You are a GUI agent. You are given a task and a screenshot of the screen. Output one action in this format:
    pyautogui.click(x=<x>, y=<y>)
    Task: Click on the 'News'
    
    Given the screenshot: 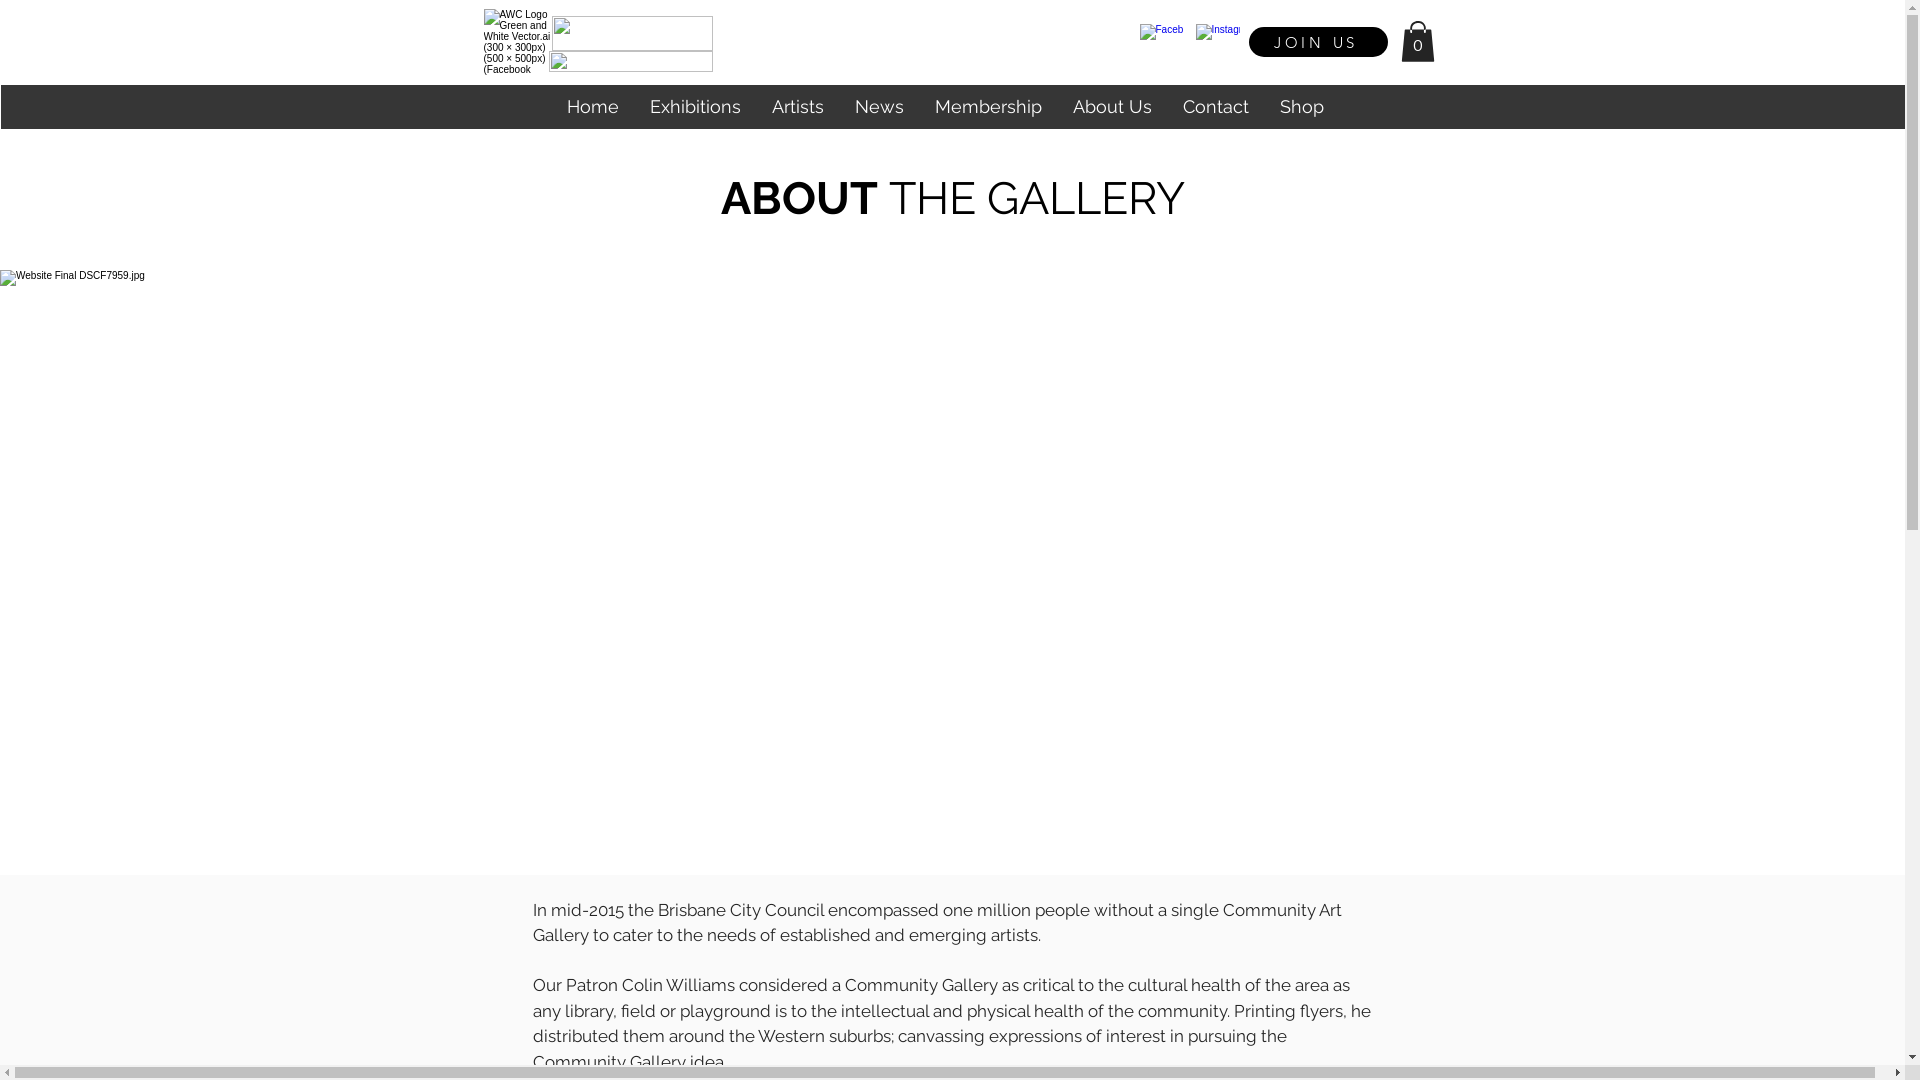 What is the action you would take?
    pyautogui.click(x=878, y=107)
    